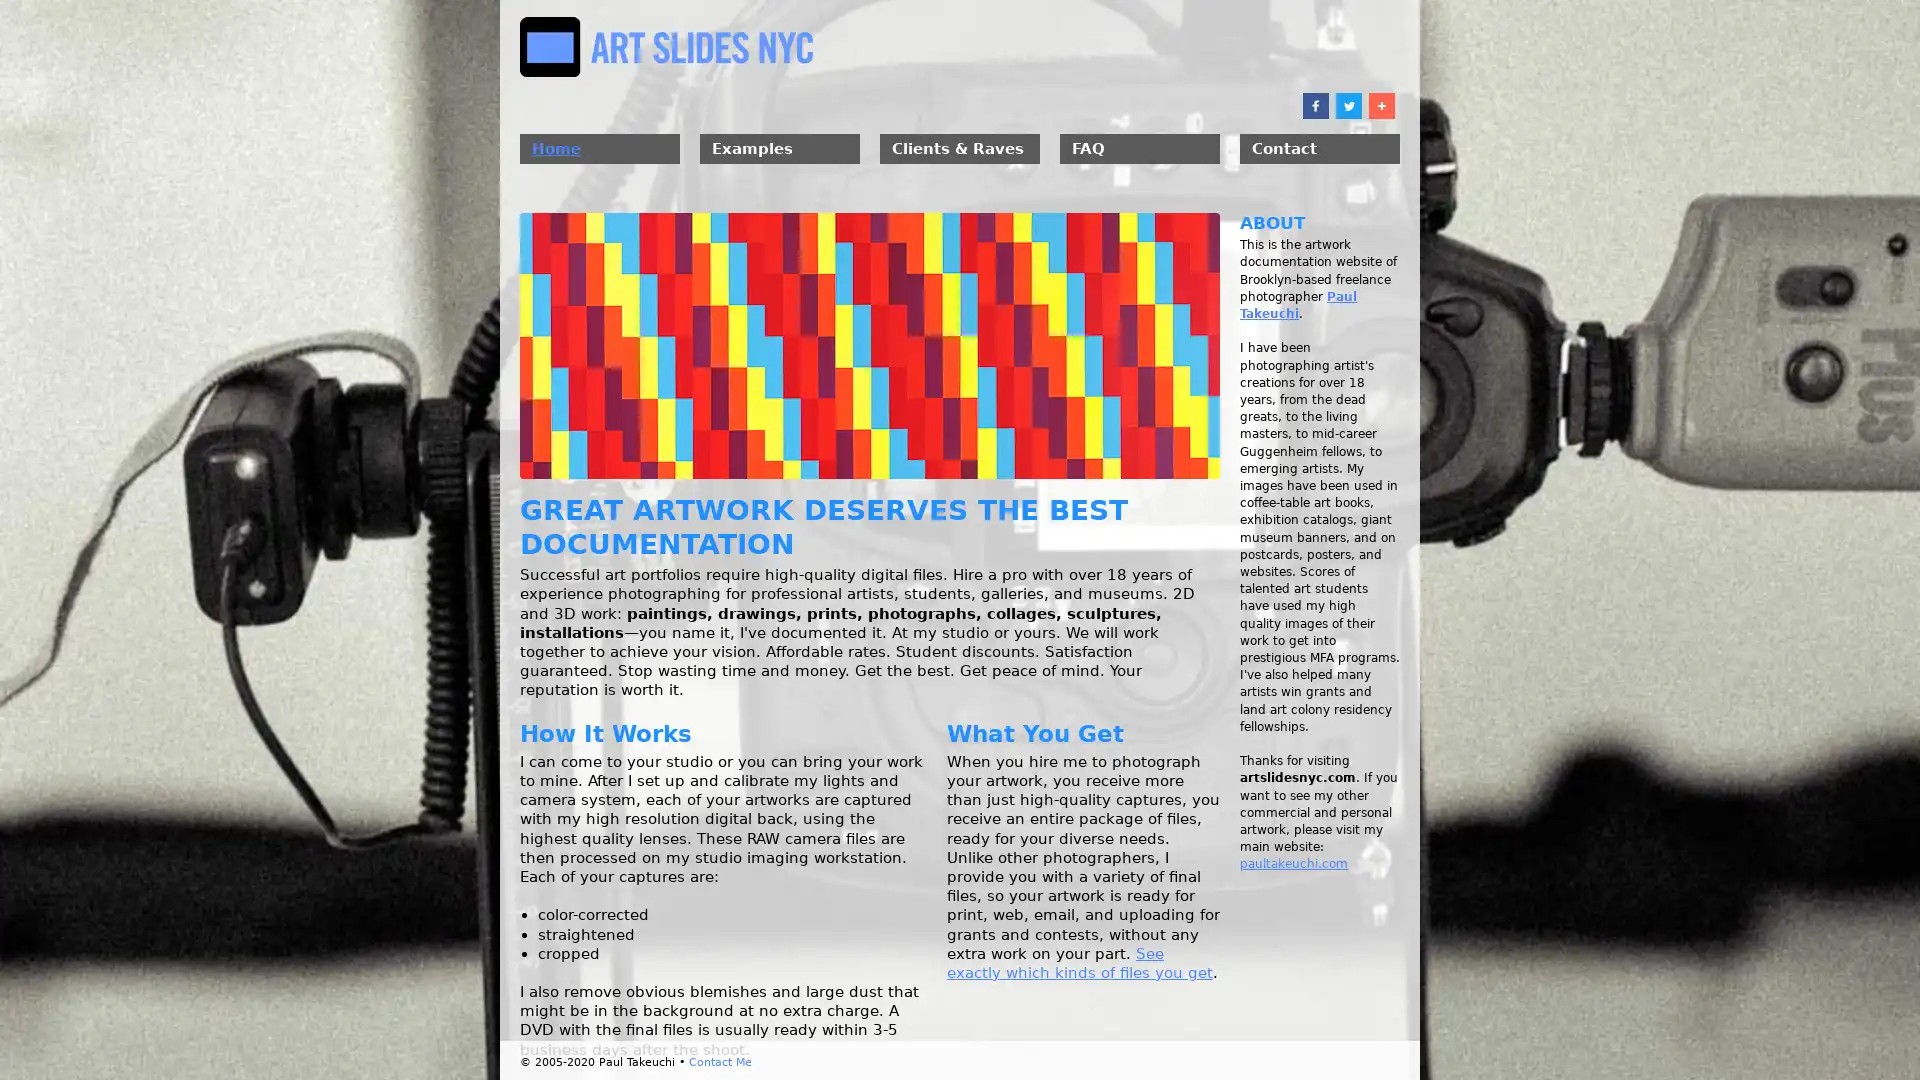 The image size is (1920, 1080). Describe the element at coordinates (1354, 104) in the screenshot. I see `Share to Twitter` at that location.